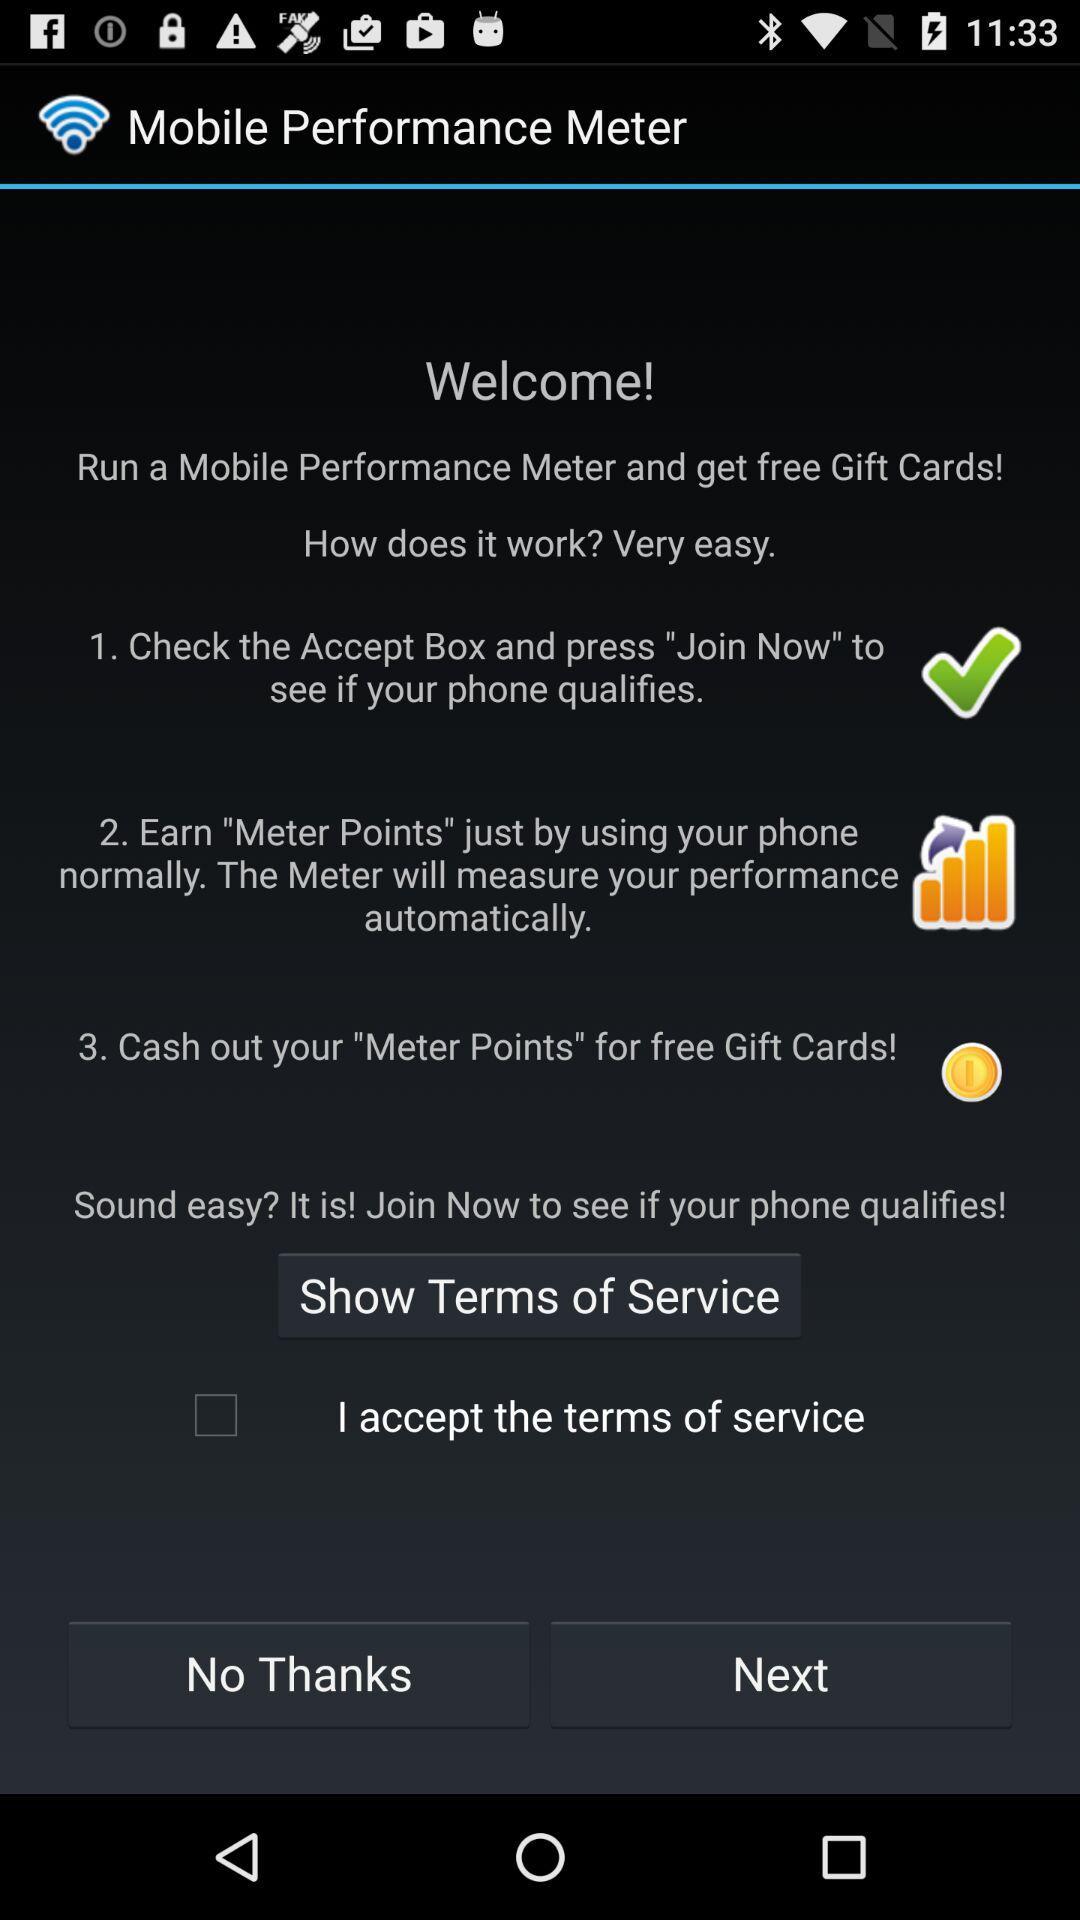  Describe the element at coordinates (780, 1673) in the screenshot. I see `next item` at that location.